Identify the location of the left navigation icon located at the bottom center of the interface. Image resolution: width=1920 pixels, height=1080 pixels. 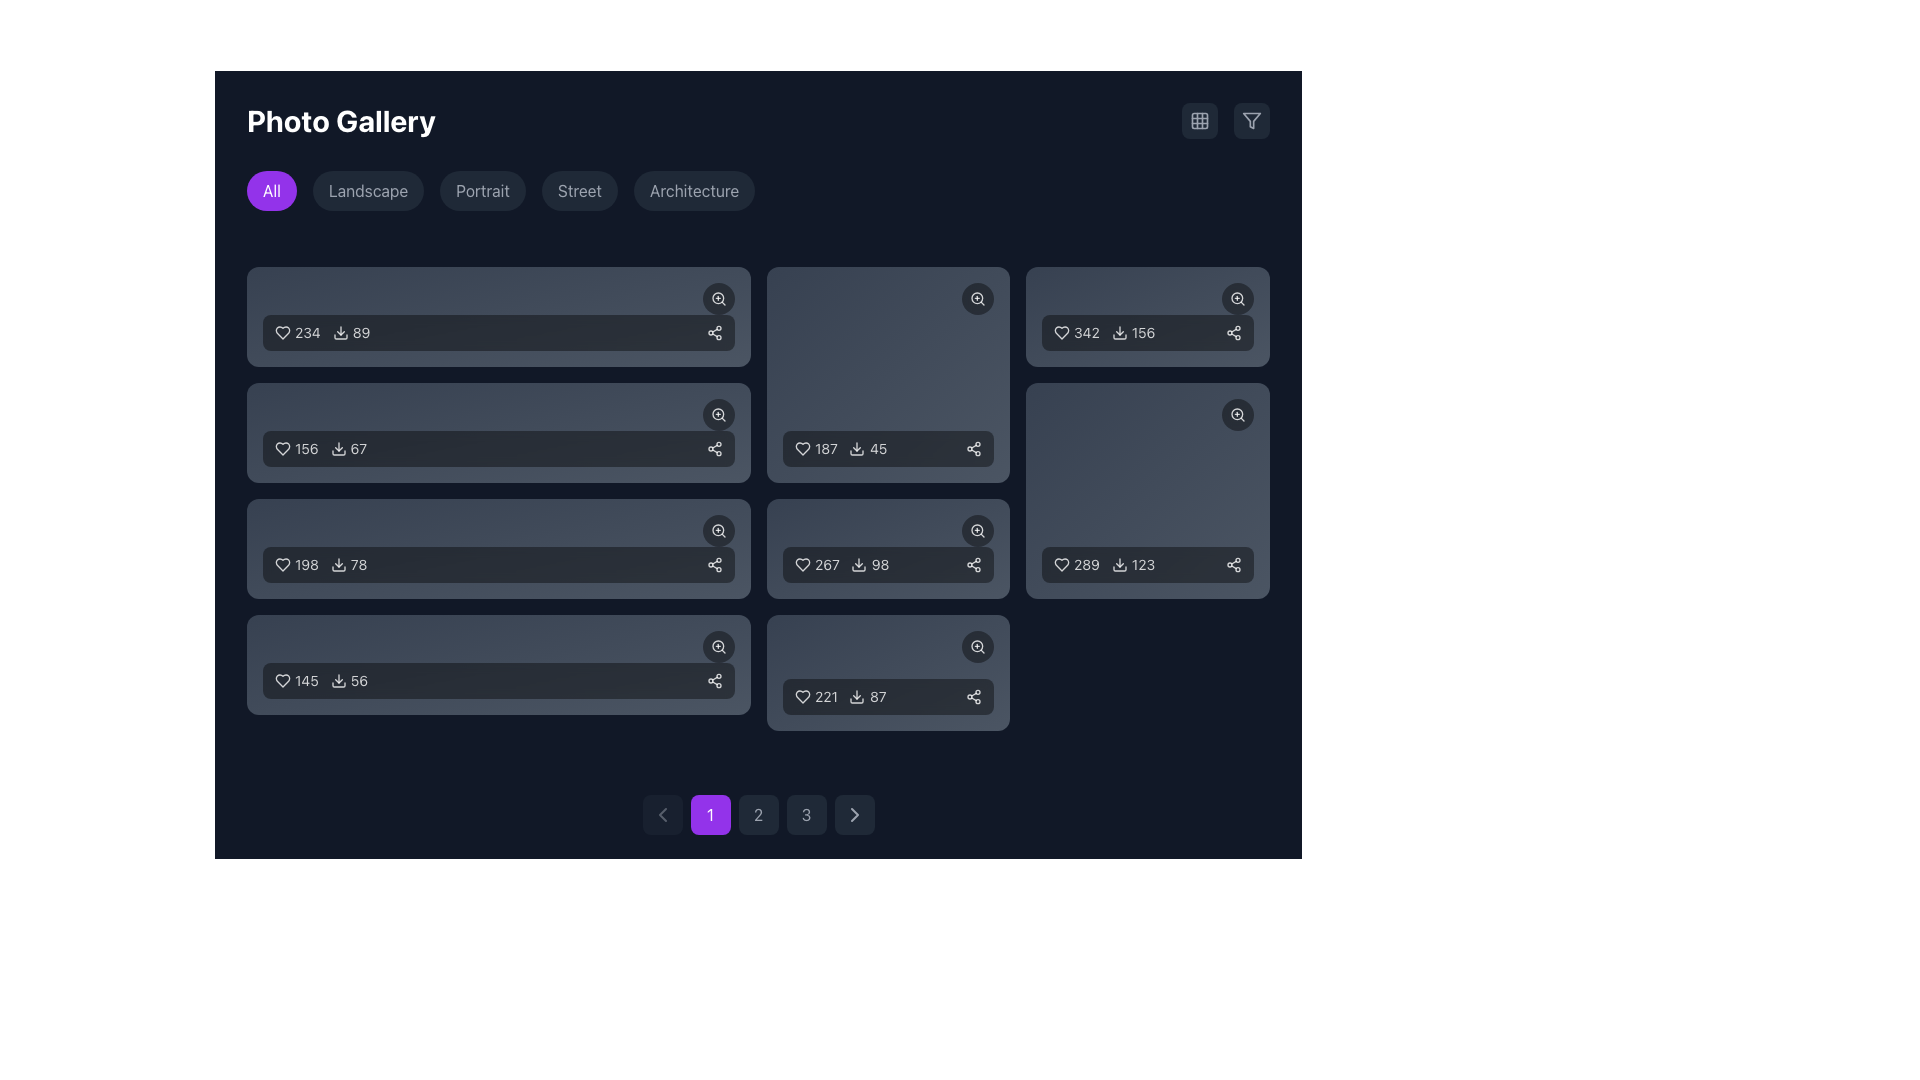
(662, 814).